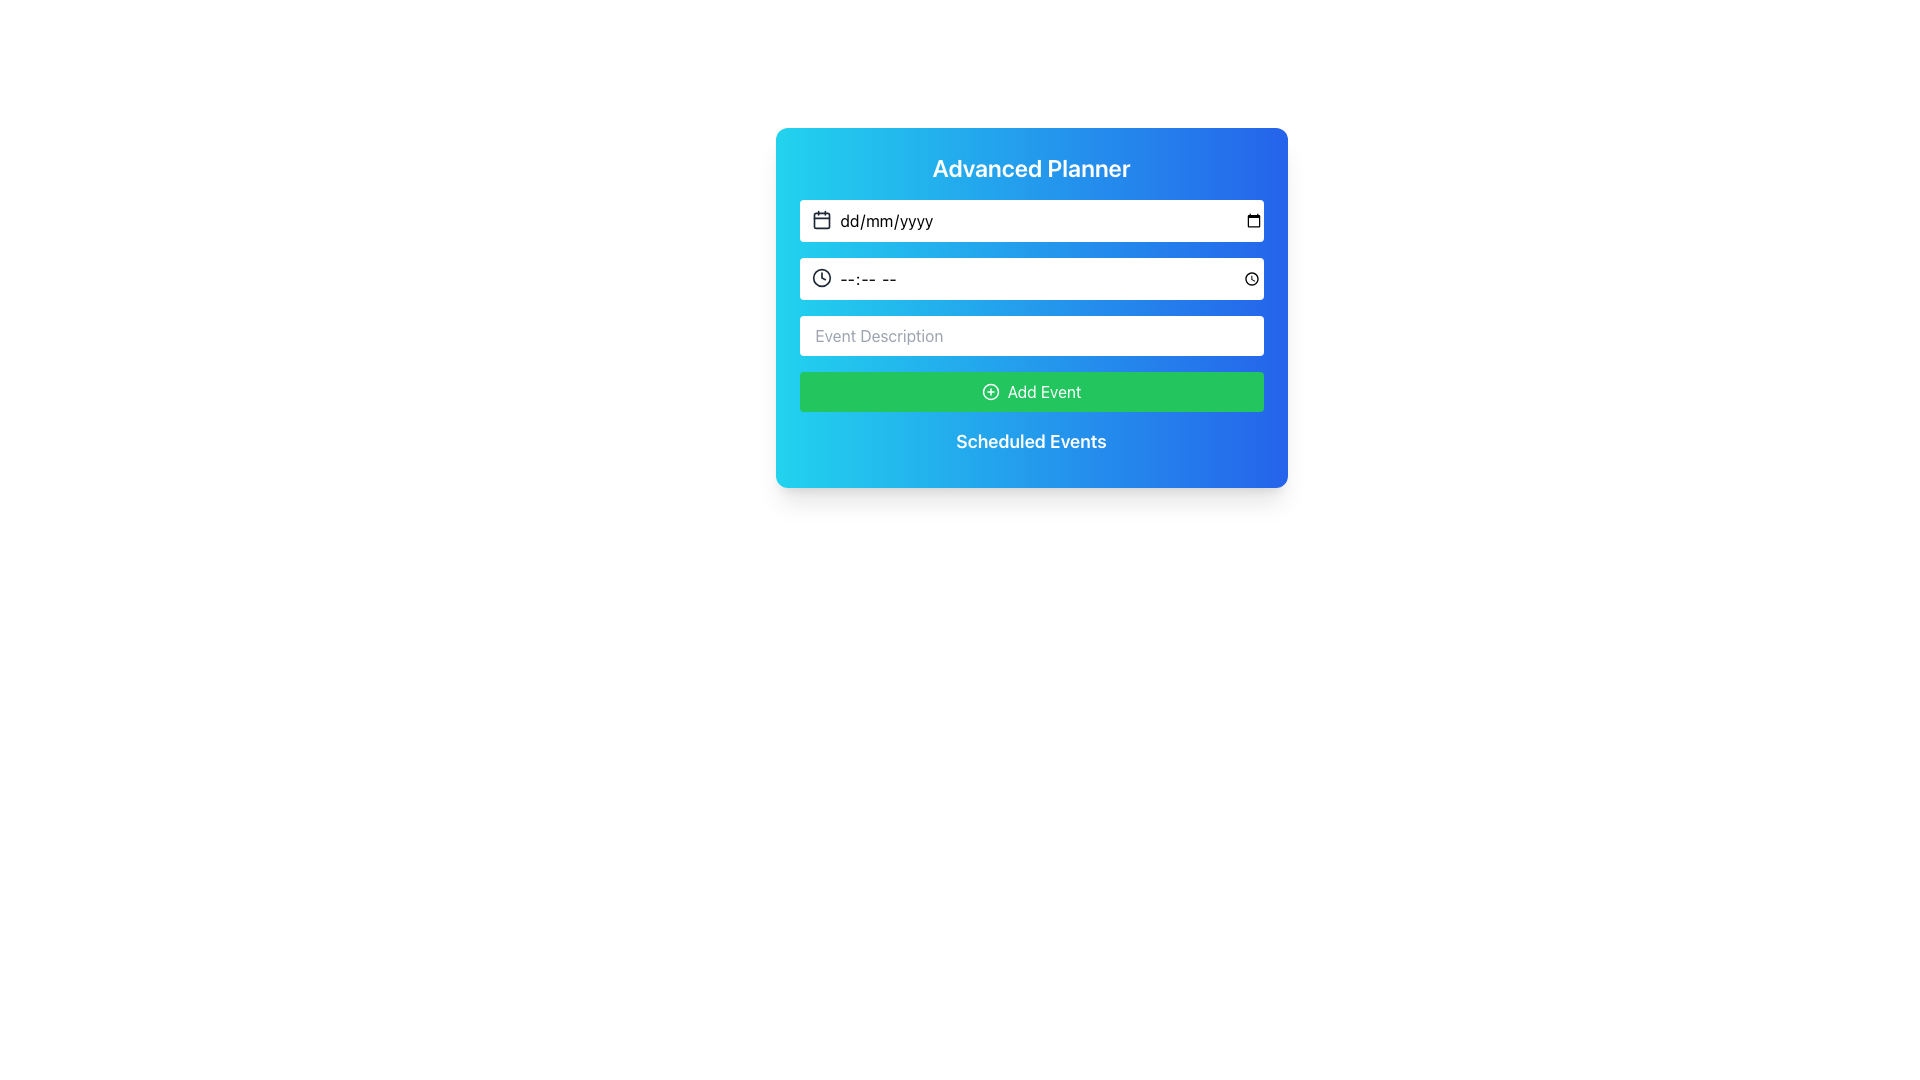  What do you see at coordinates (990, 392) in the screenshot?
I see `the circular icon with a plus sign at the bottom-center of the card UI, which is styled with a thin stroke against a green background` at bounding box center [990, 392].